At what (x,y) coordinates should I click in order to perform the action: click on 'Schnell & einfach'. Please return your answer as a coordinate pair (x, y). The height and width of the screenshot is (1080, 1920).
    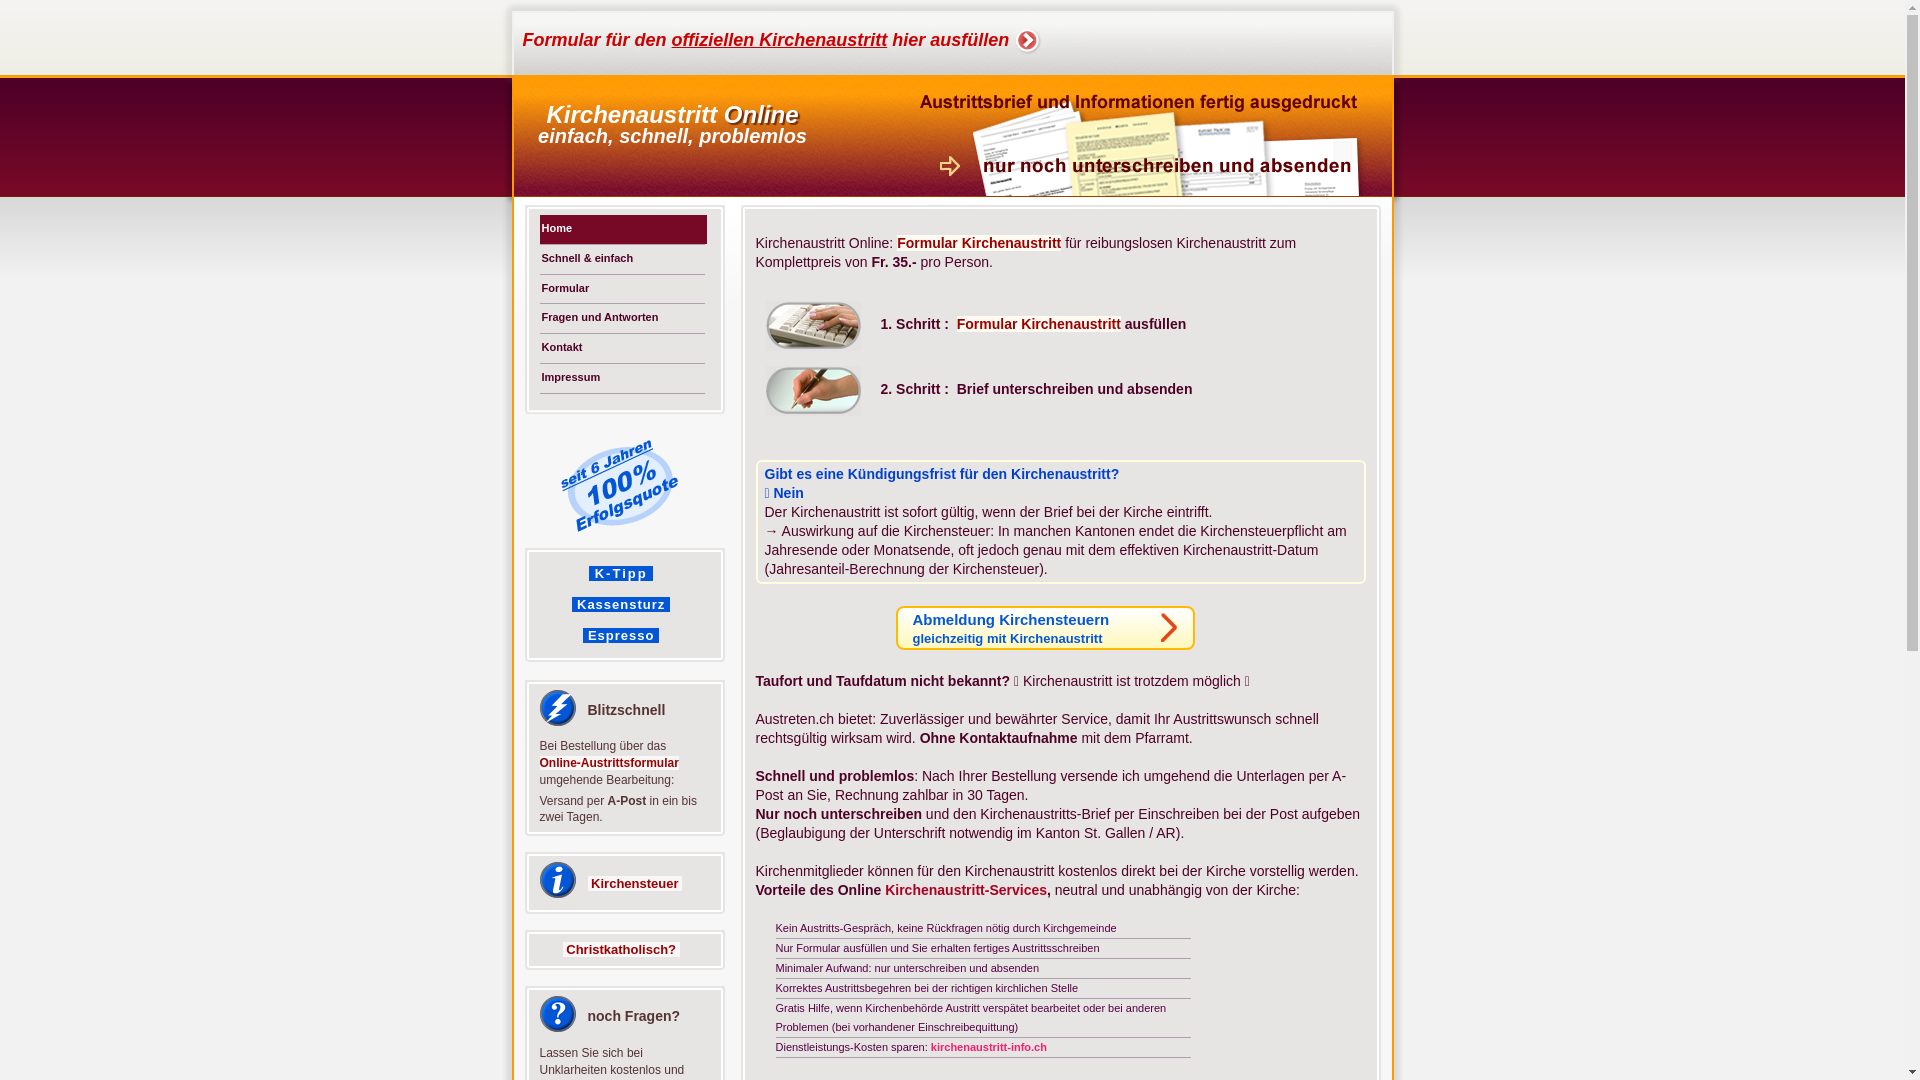
    Looking at the image, I should click on (539, 258).